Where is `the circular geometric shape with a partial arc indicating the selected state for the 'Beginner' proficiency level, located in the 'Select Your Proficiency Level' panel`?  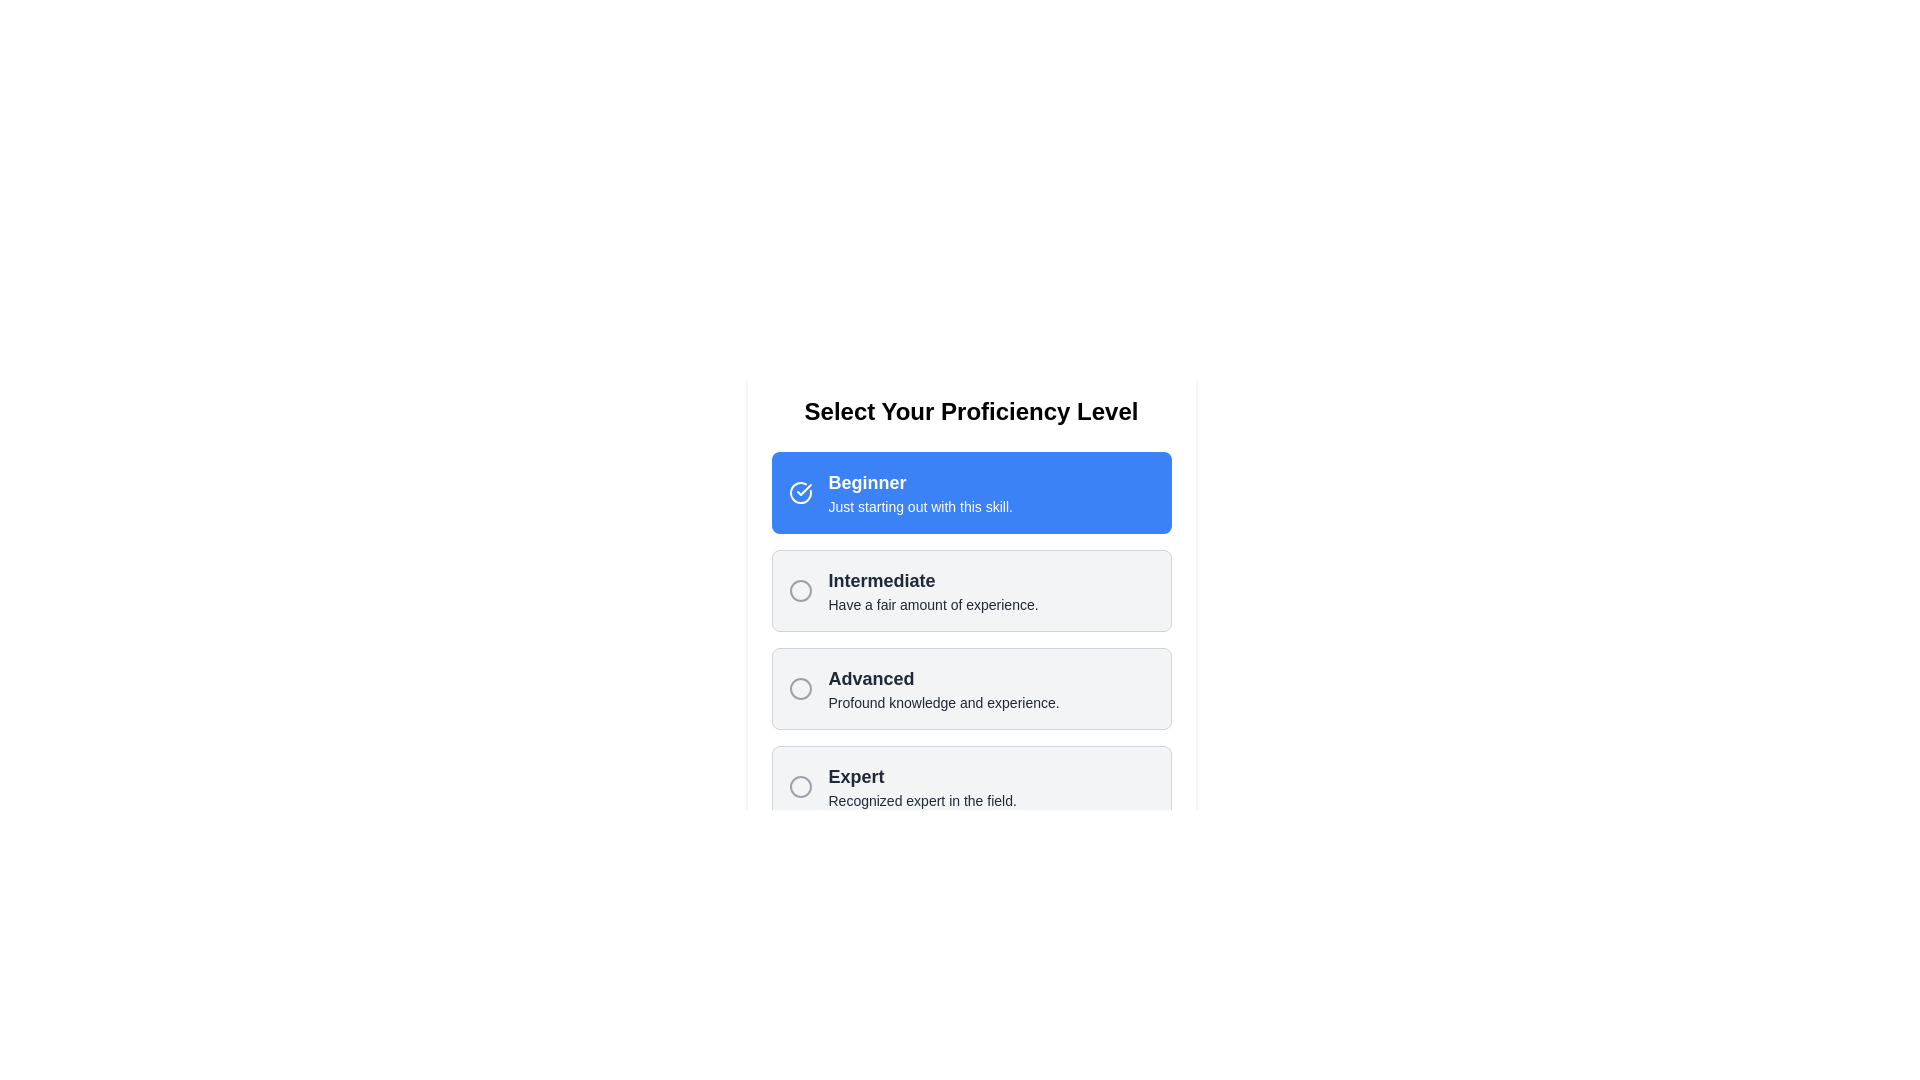
the circular geometric shape with a partial arc indicating the selected state for the 'Beginner' proficiency level, located in the 'Select Your Proficiency Level' panel is located at coordinates (800, 493).